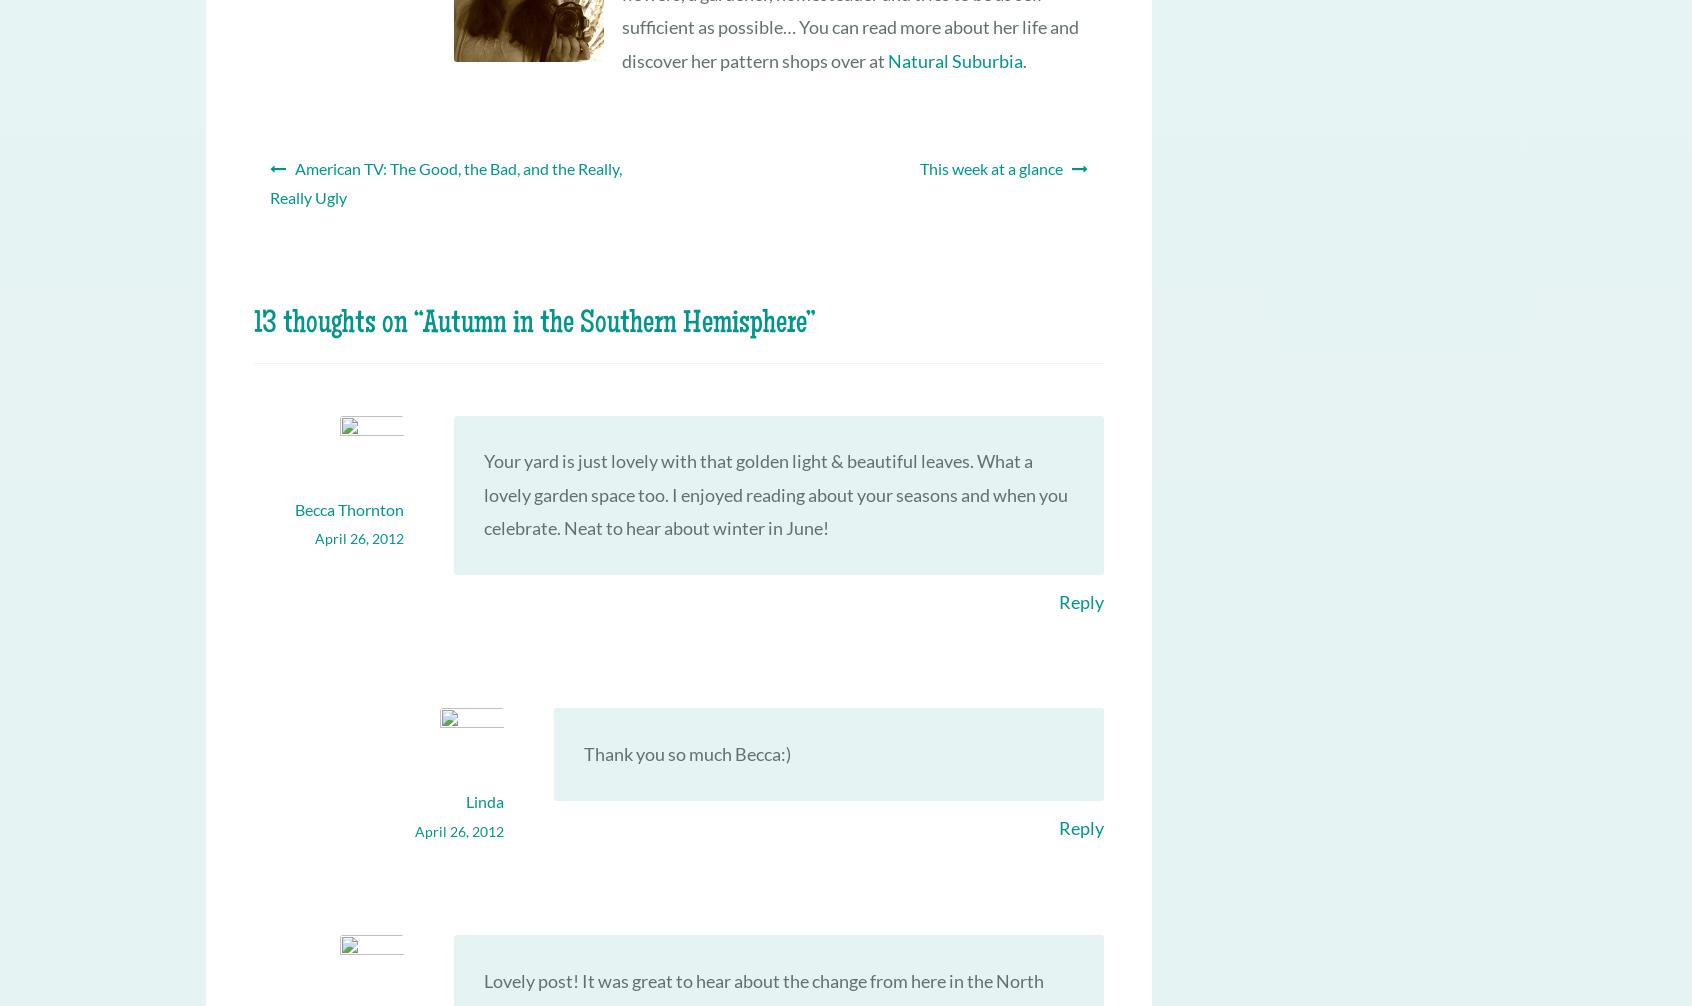  I want to click on 'Linda', so click(483, 800).